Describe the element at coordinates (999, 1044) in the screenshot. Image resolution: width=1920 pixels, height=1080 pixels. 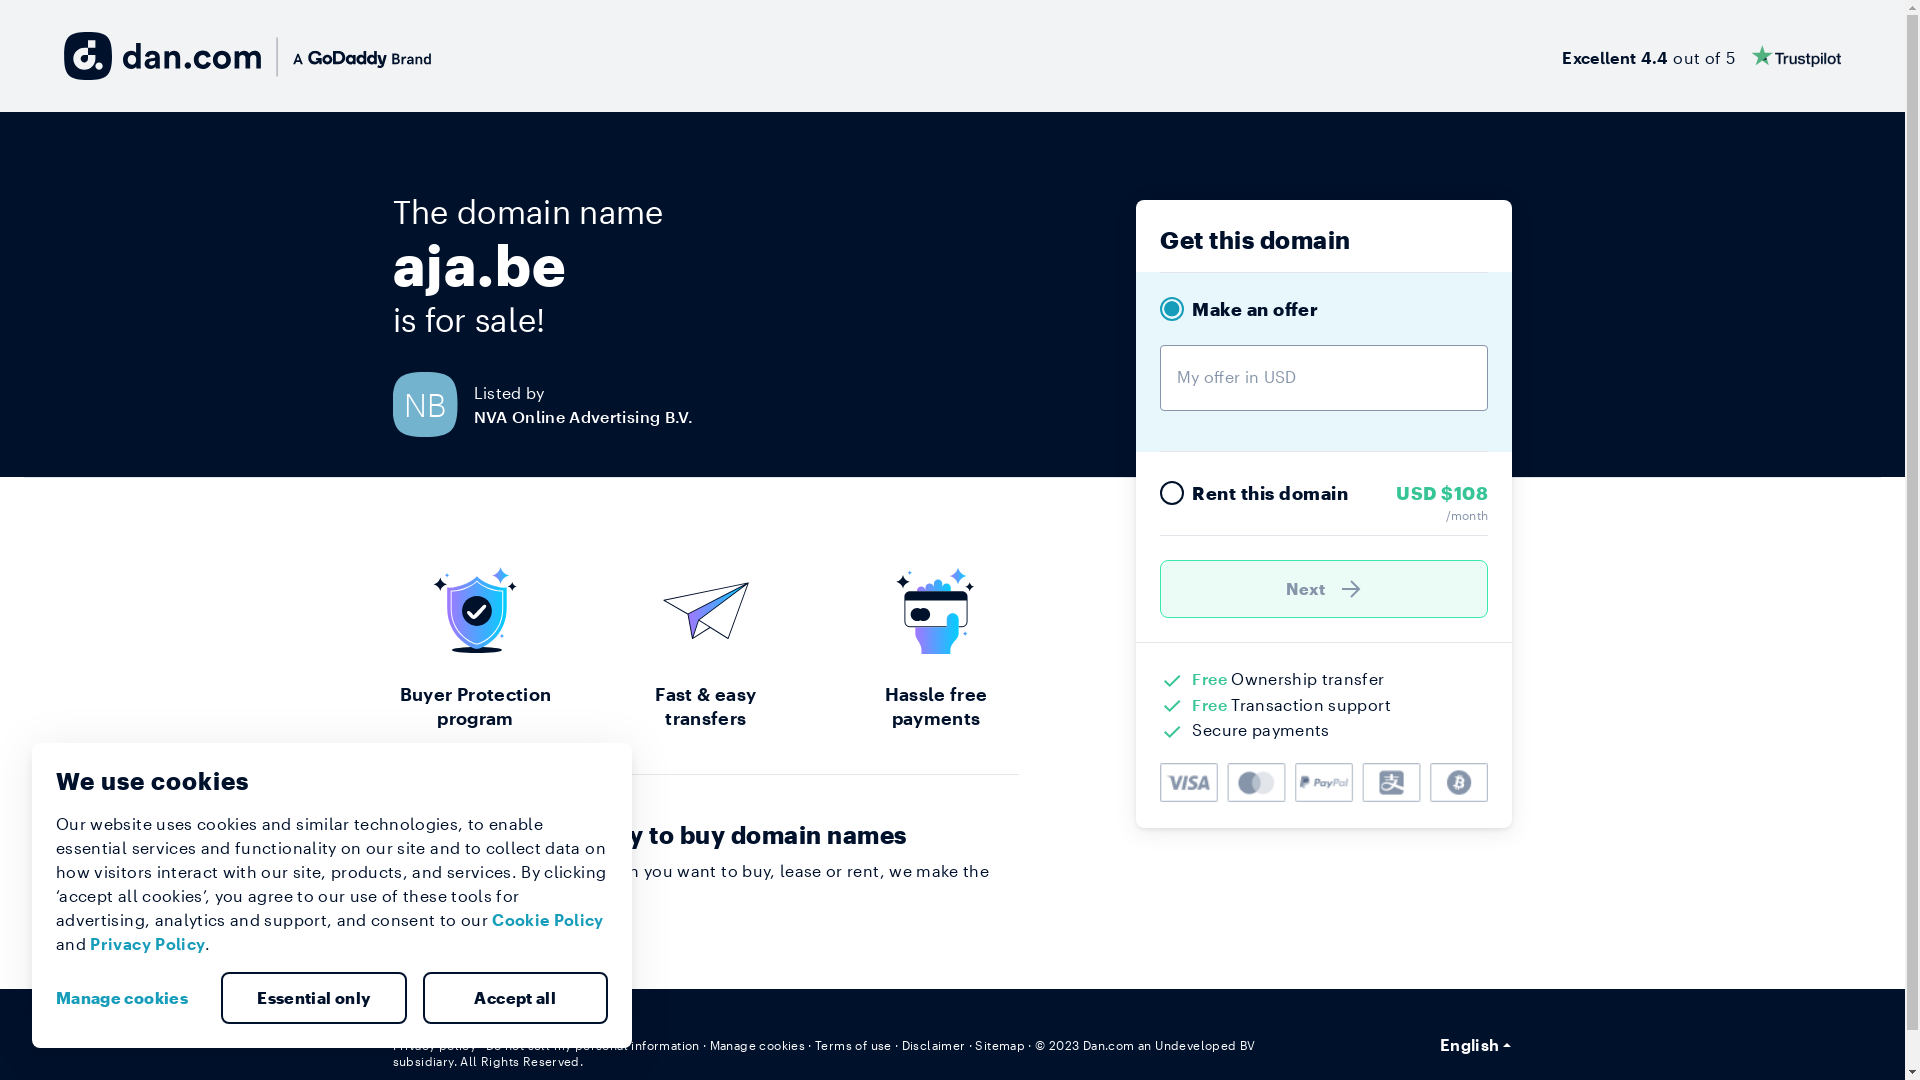
I see `'Sitemap'` at that location.